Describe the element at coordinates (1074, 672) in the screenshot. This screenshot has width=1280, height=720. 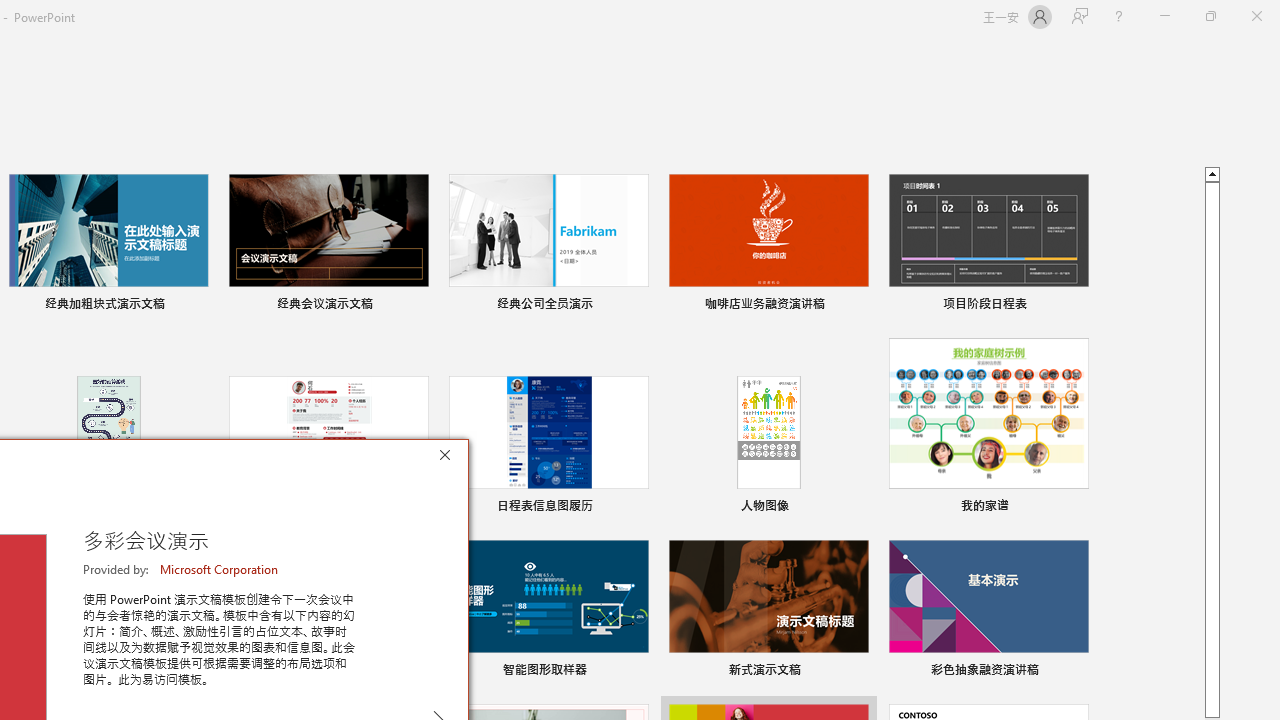
I see `'Pin to list'` at that location.